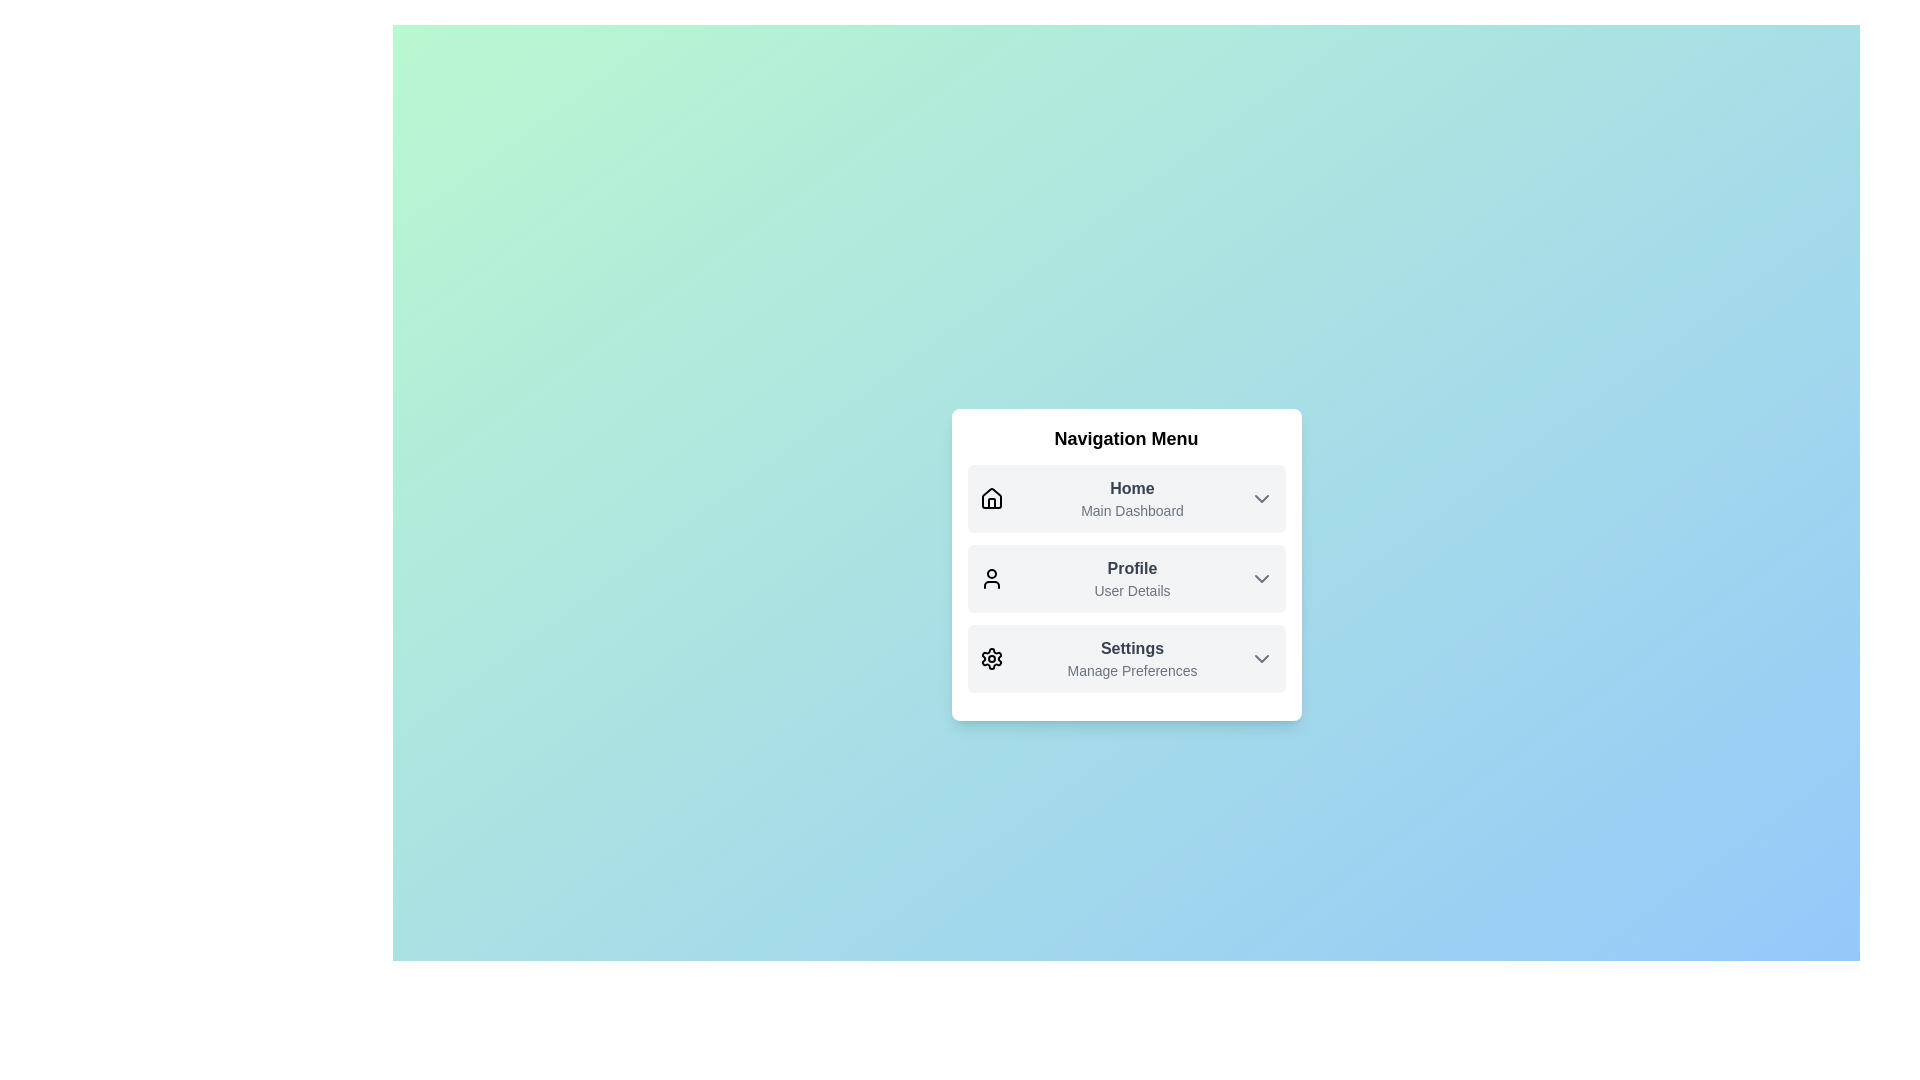  I want to click on the ChevronDown icon for Settings to expand or collapse the dropdown, so click(1260, 659).